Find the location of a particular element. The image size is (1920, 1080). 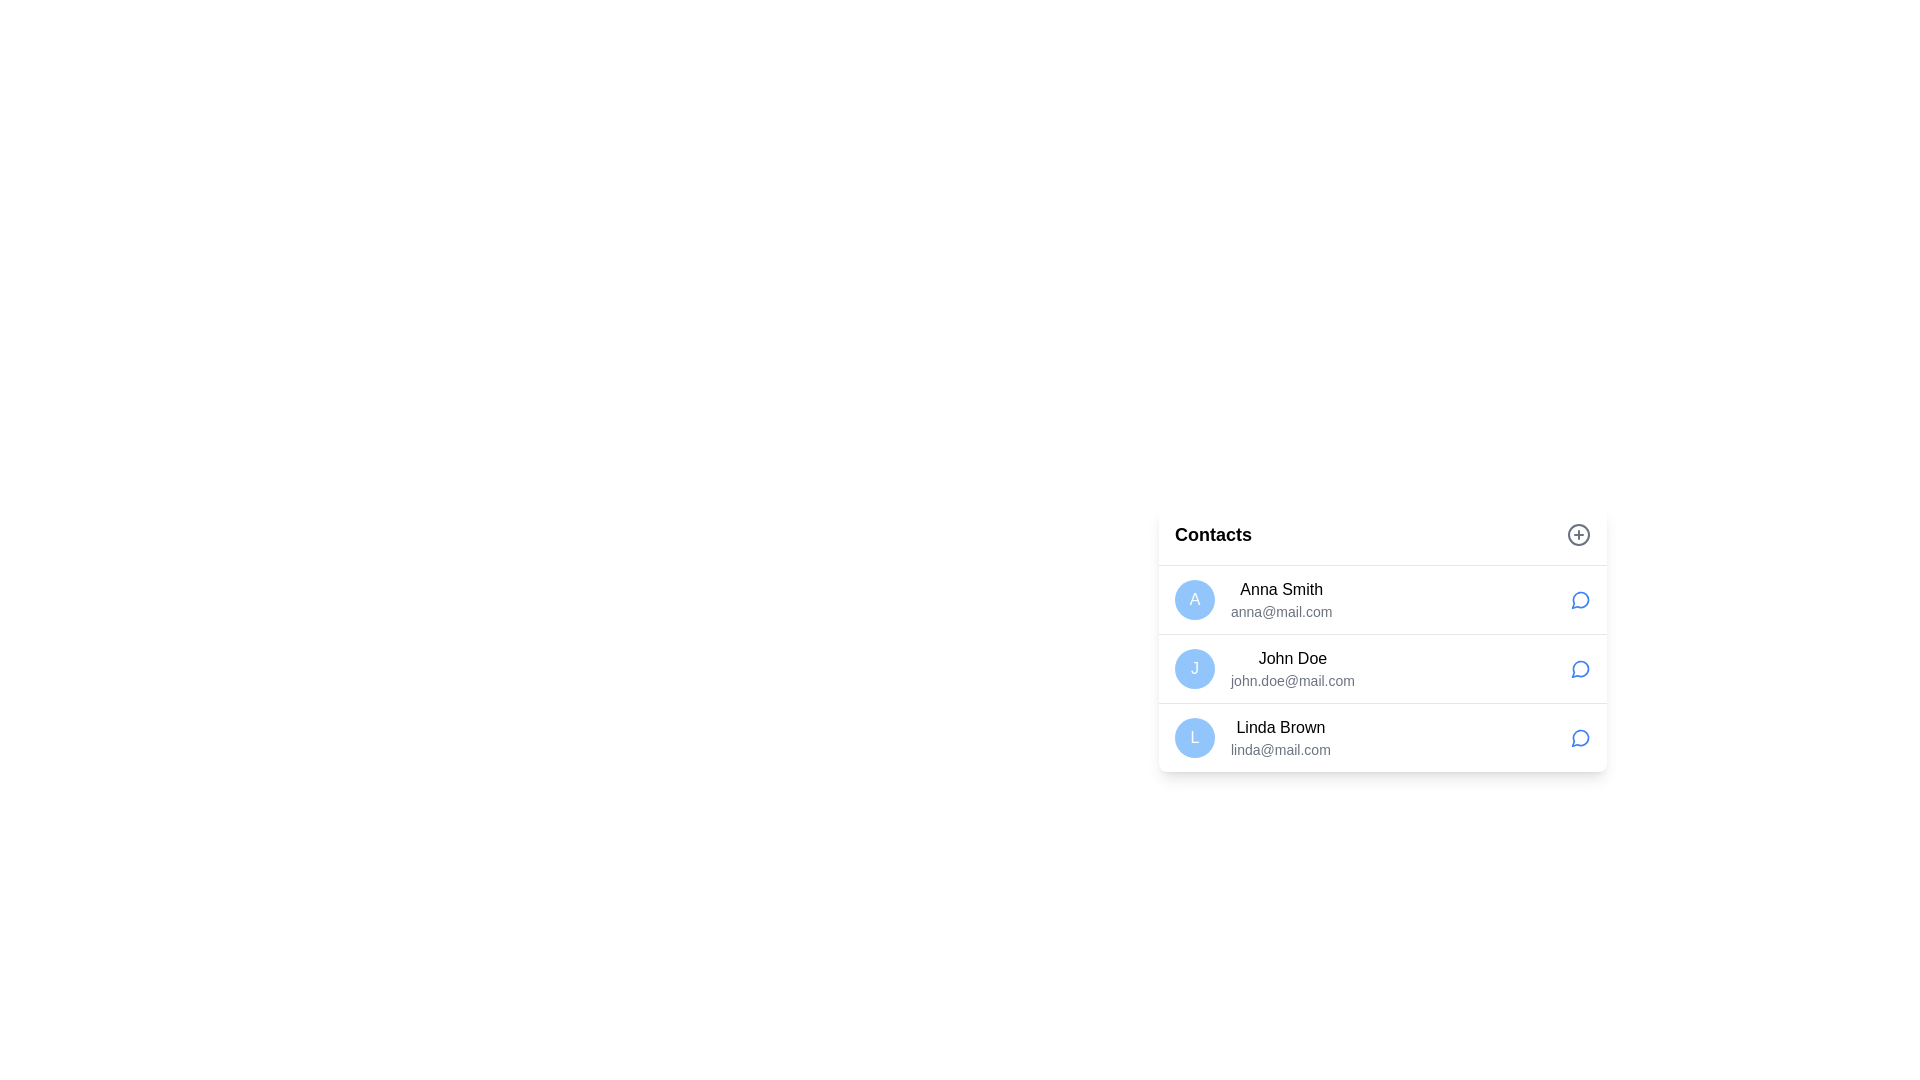

the contact name text label, which is the third entry in the 'Contacts' section, located to the right of the circular avatar with the letter 'L' is located at coordinates (1280, 728).